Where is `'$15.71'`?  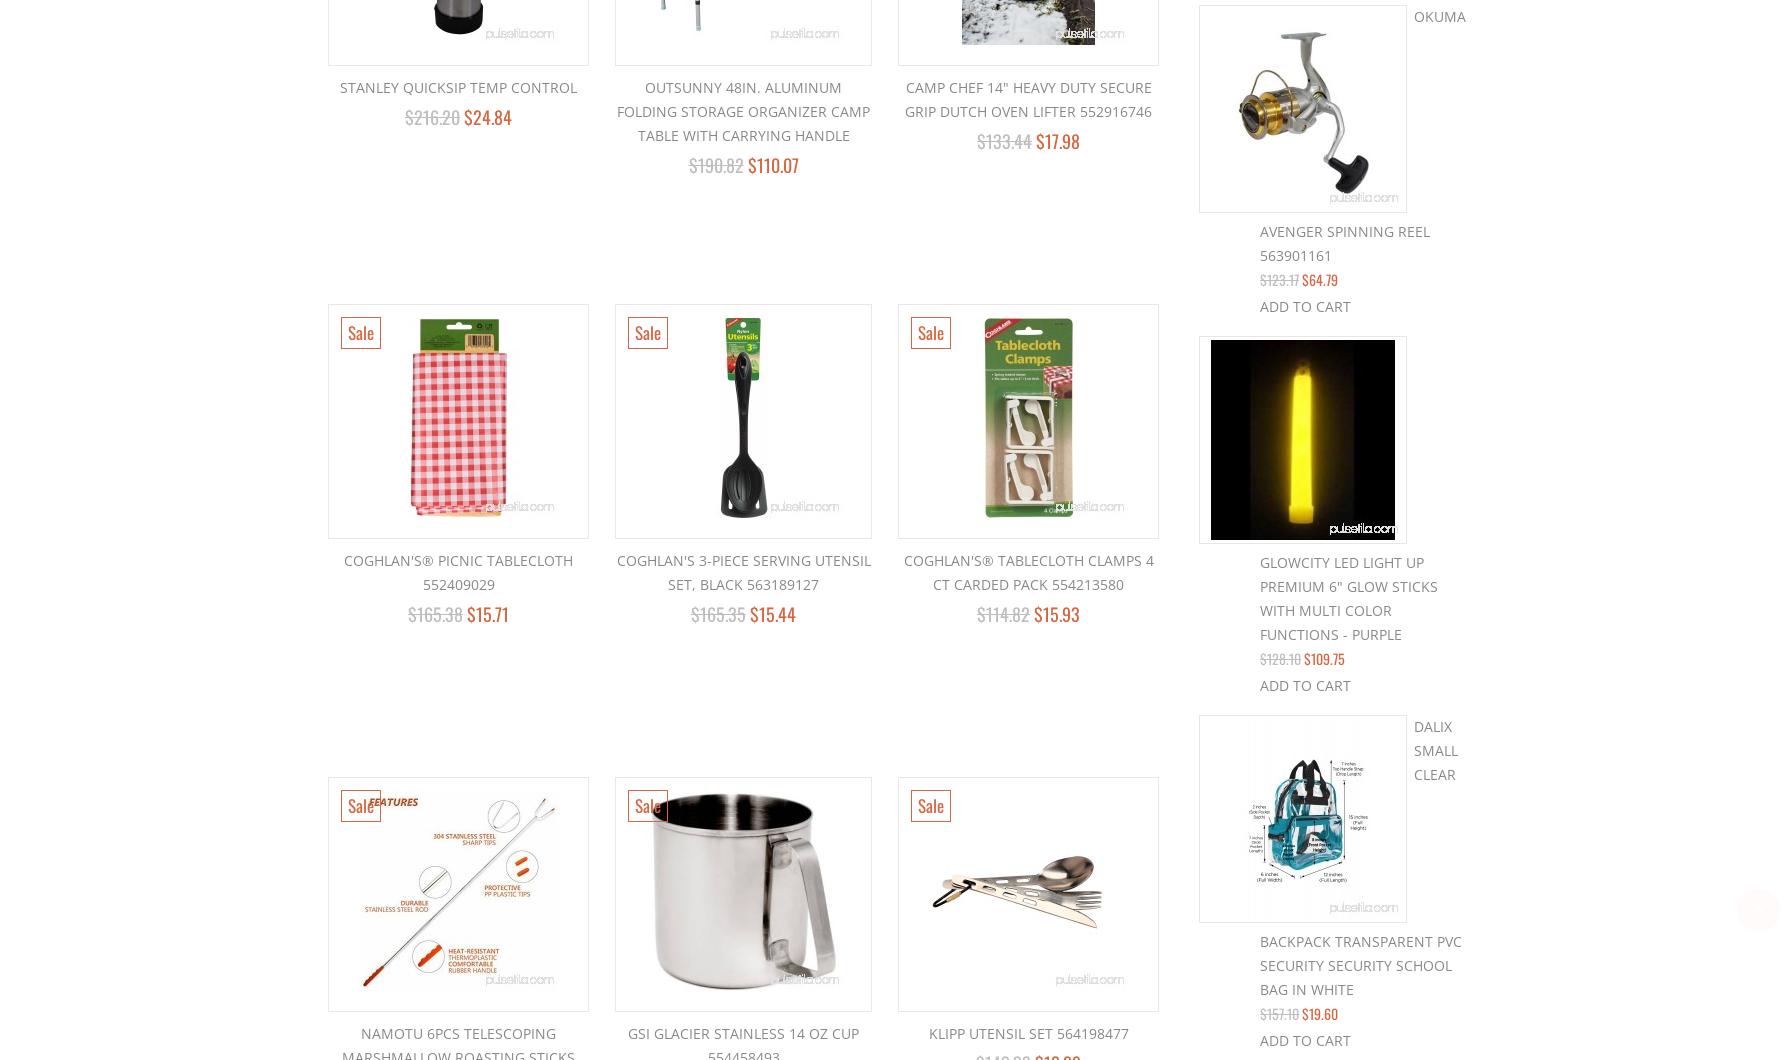
'$15.71' is located at coordinates (467, 613).